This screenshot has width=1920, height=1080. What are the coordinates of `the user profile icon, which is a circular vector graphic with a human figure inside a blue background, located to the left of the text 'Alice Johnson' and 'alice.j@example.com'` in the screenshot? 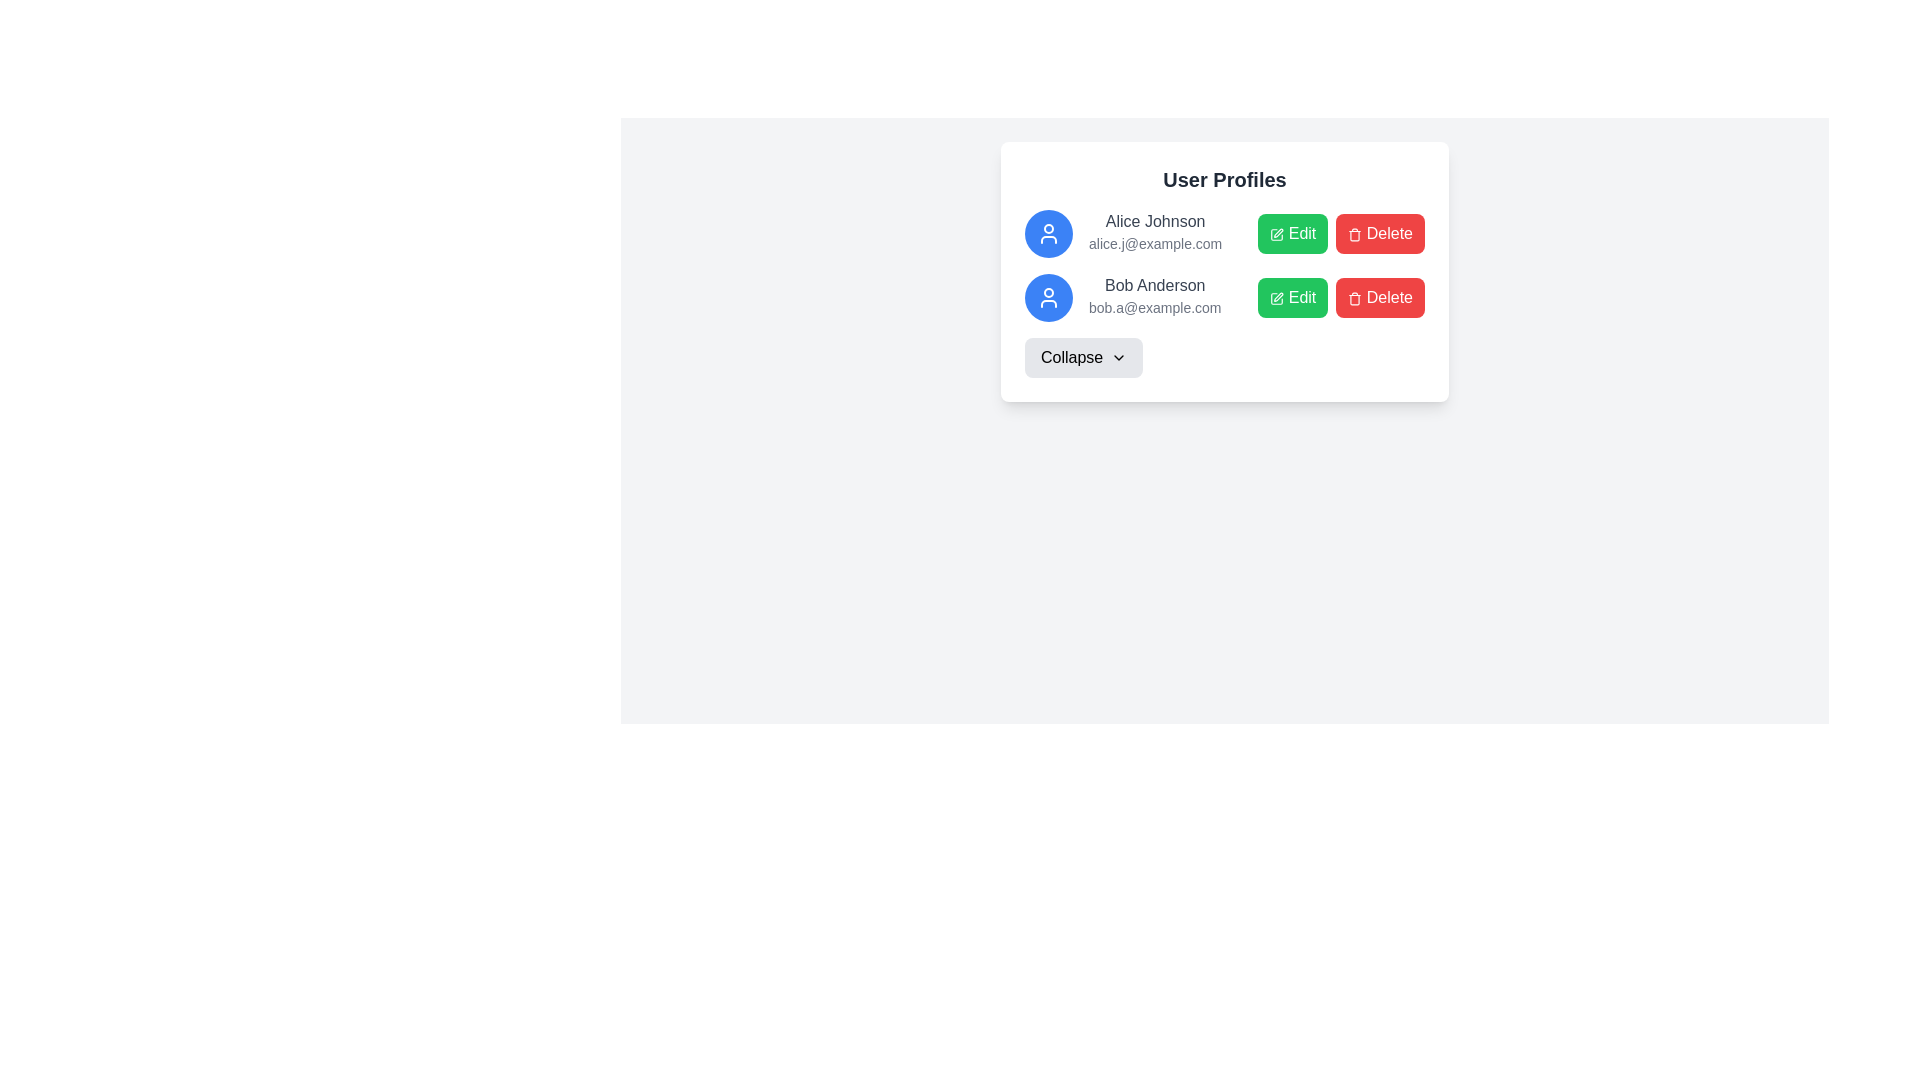 It's located at (1048, 233).